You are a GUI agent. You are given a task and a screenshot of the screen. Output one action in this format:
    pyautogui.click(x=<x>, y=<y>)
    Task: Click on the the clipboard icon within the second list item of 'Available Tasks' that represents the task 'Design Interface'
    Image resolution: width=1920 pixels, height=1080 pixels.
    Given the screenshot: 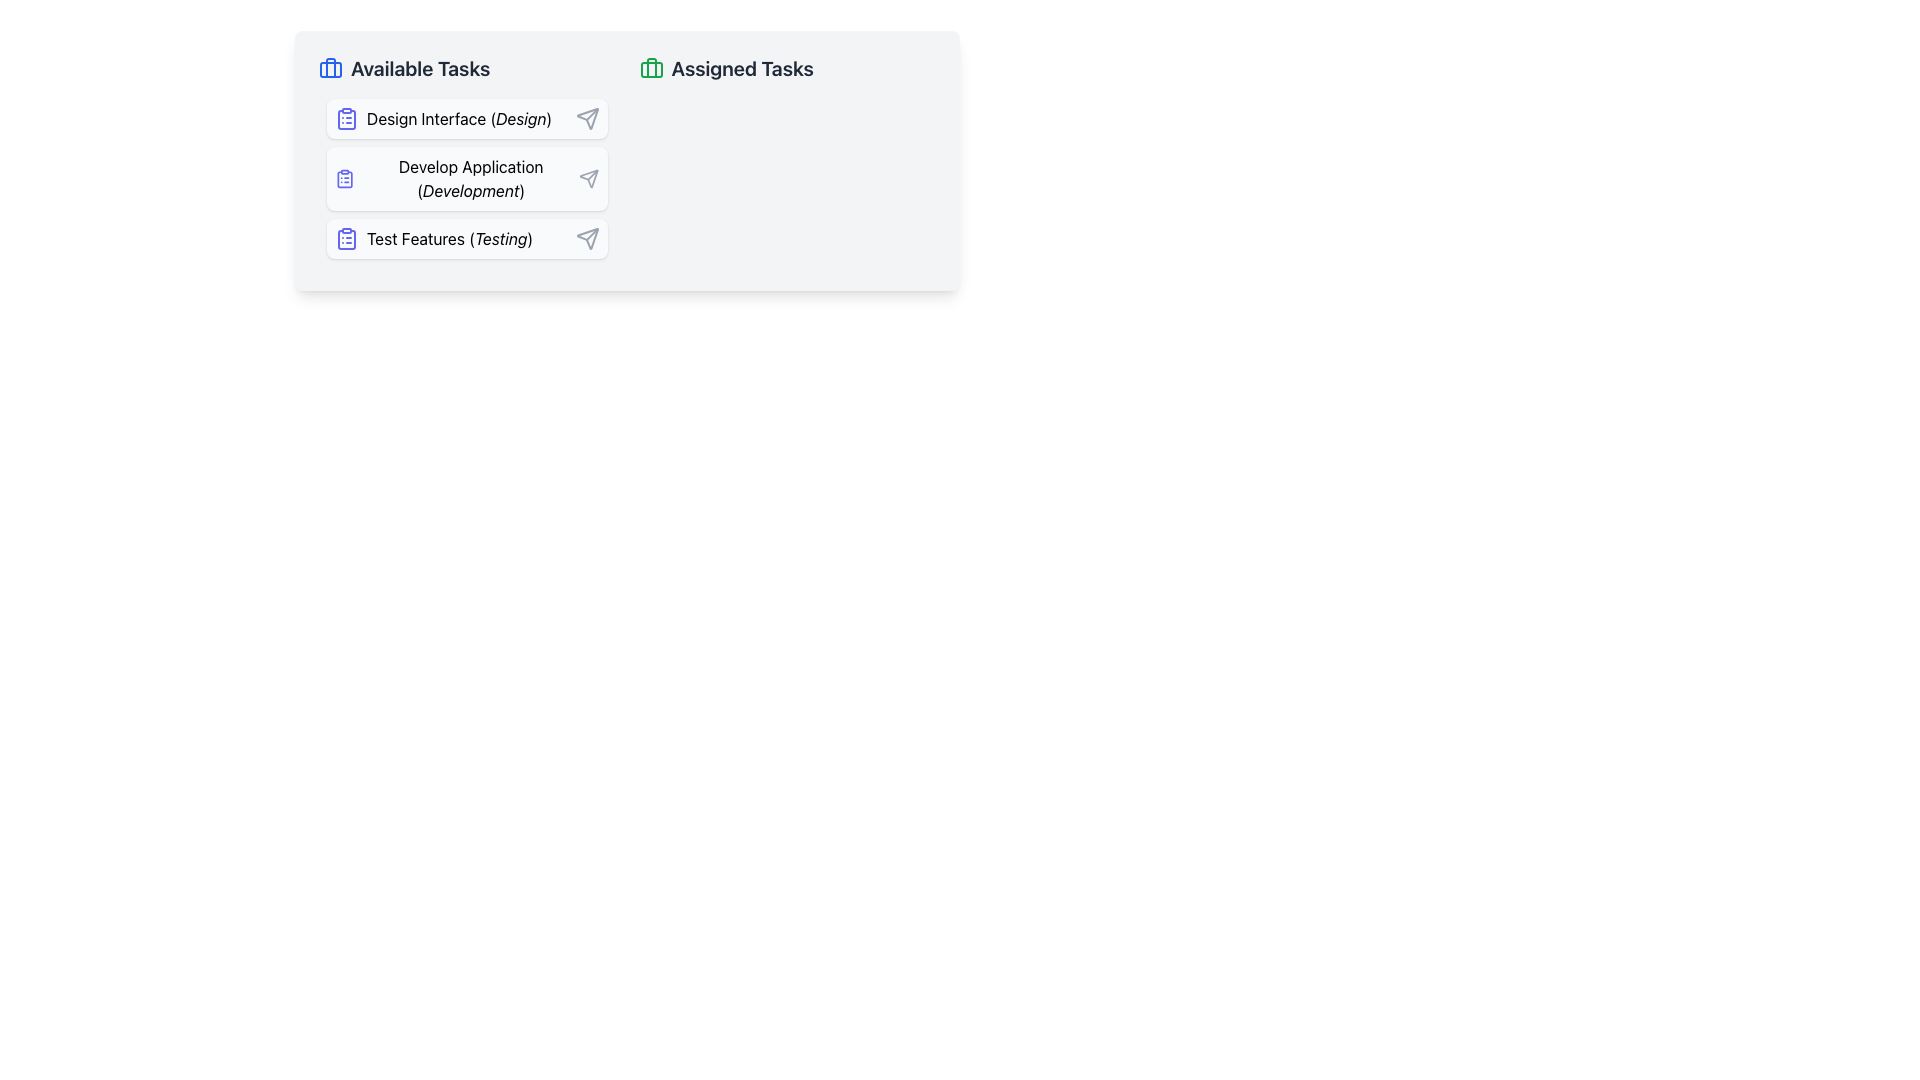 What is the action you would take?
    pyautogui.click(x=346, y=119)
    